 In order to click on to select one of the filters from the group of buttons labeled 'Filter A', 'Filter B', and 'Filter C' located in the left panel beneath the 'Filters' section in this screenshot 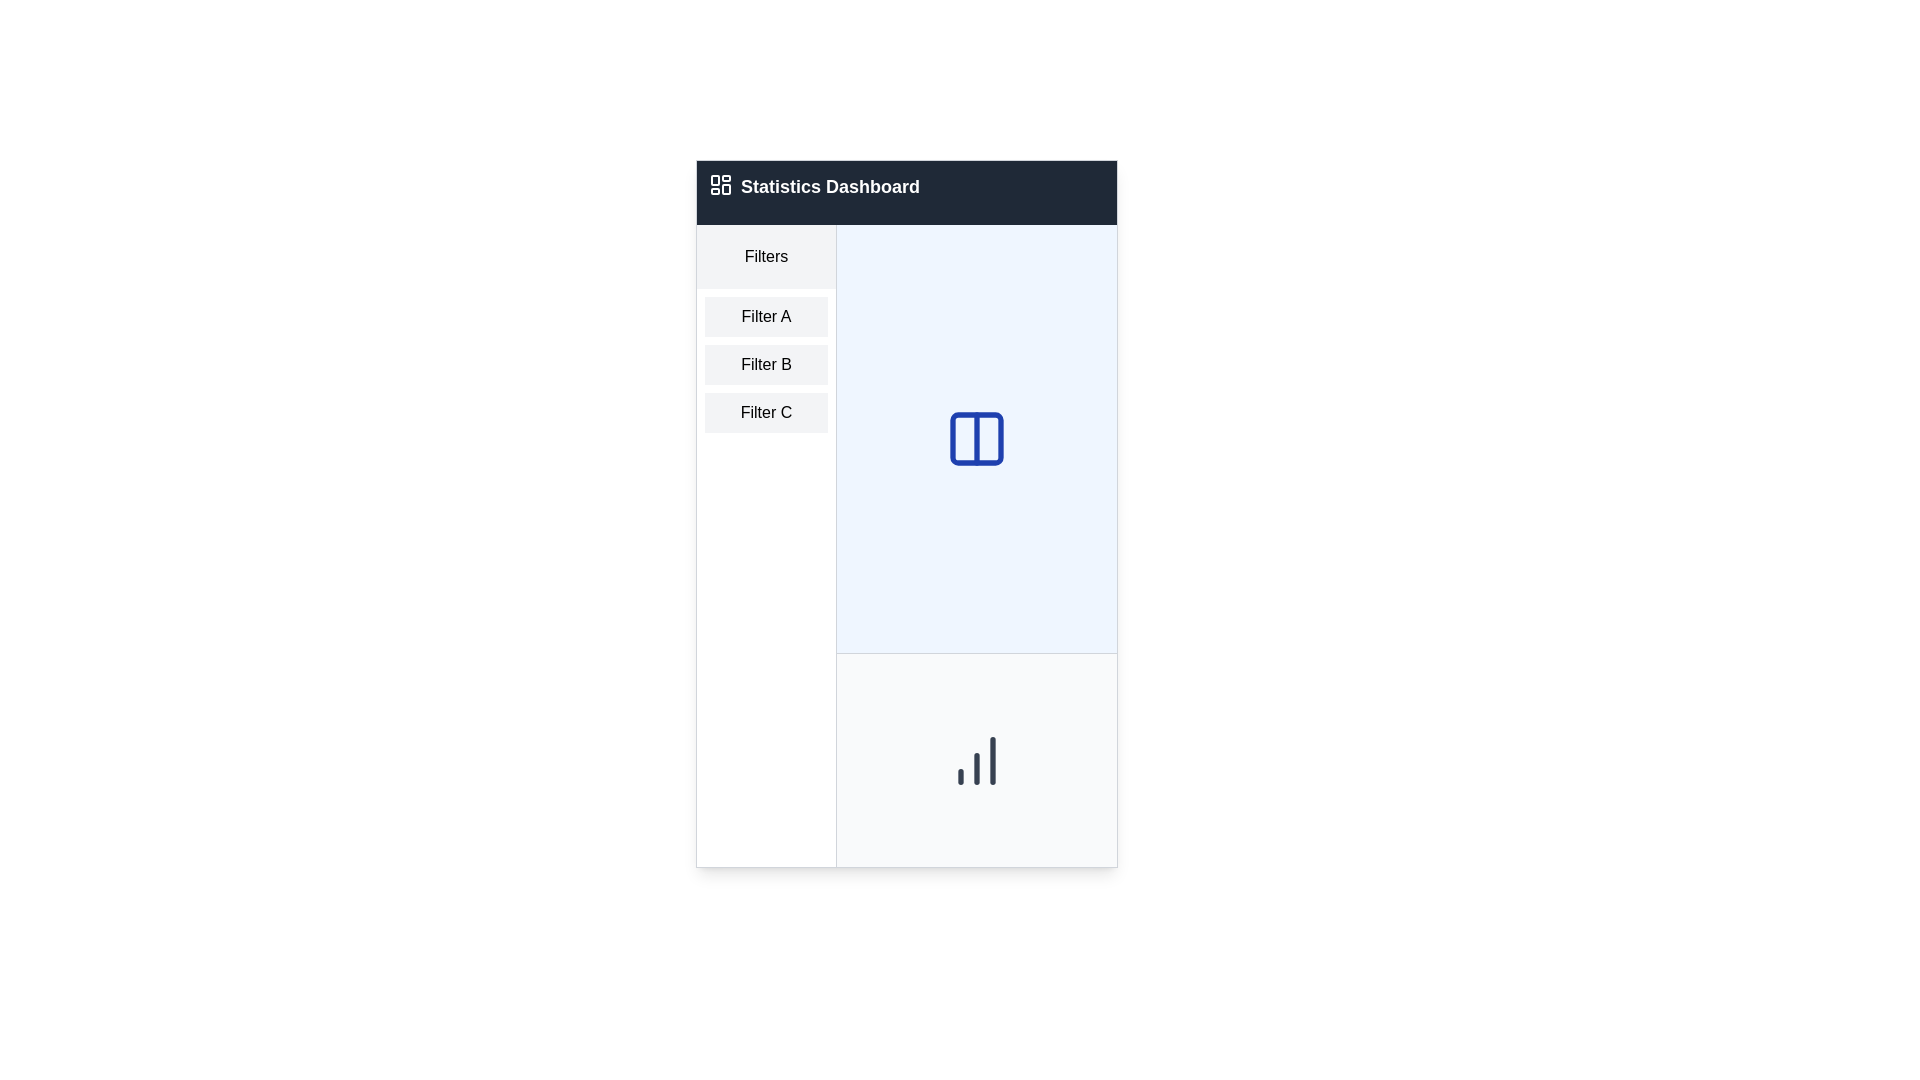, I will do `click(765, 365)`.